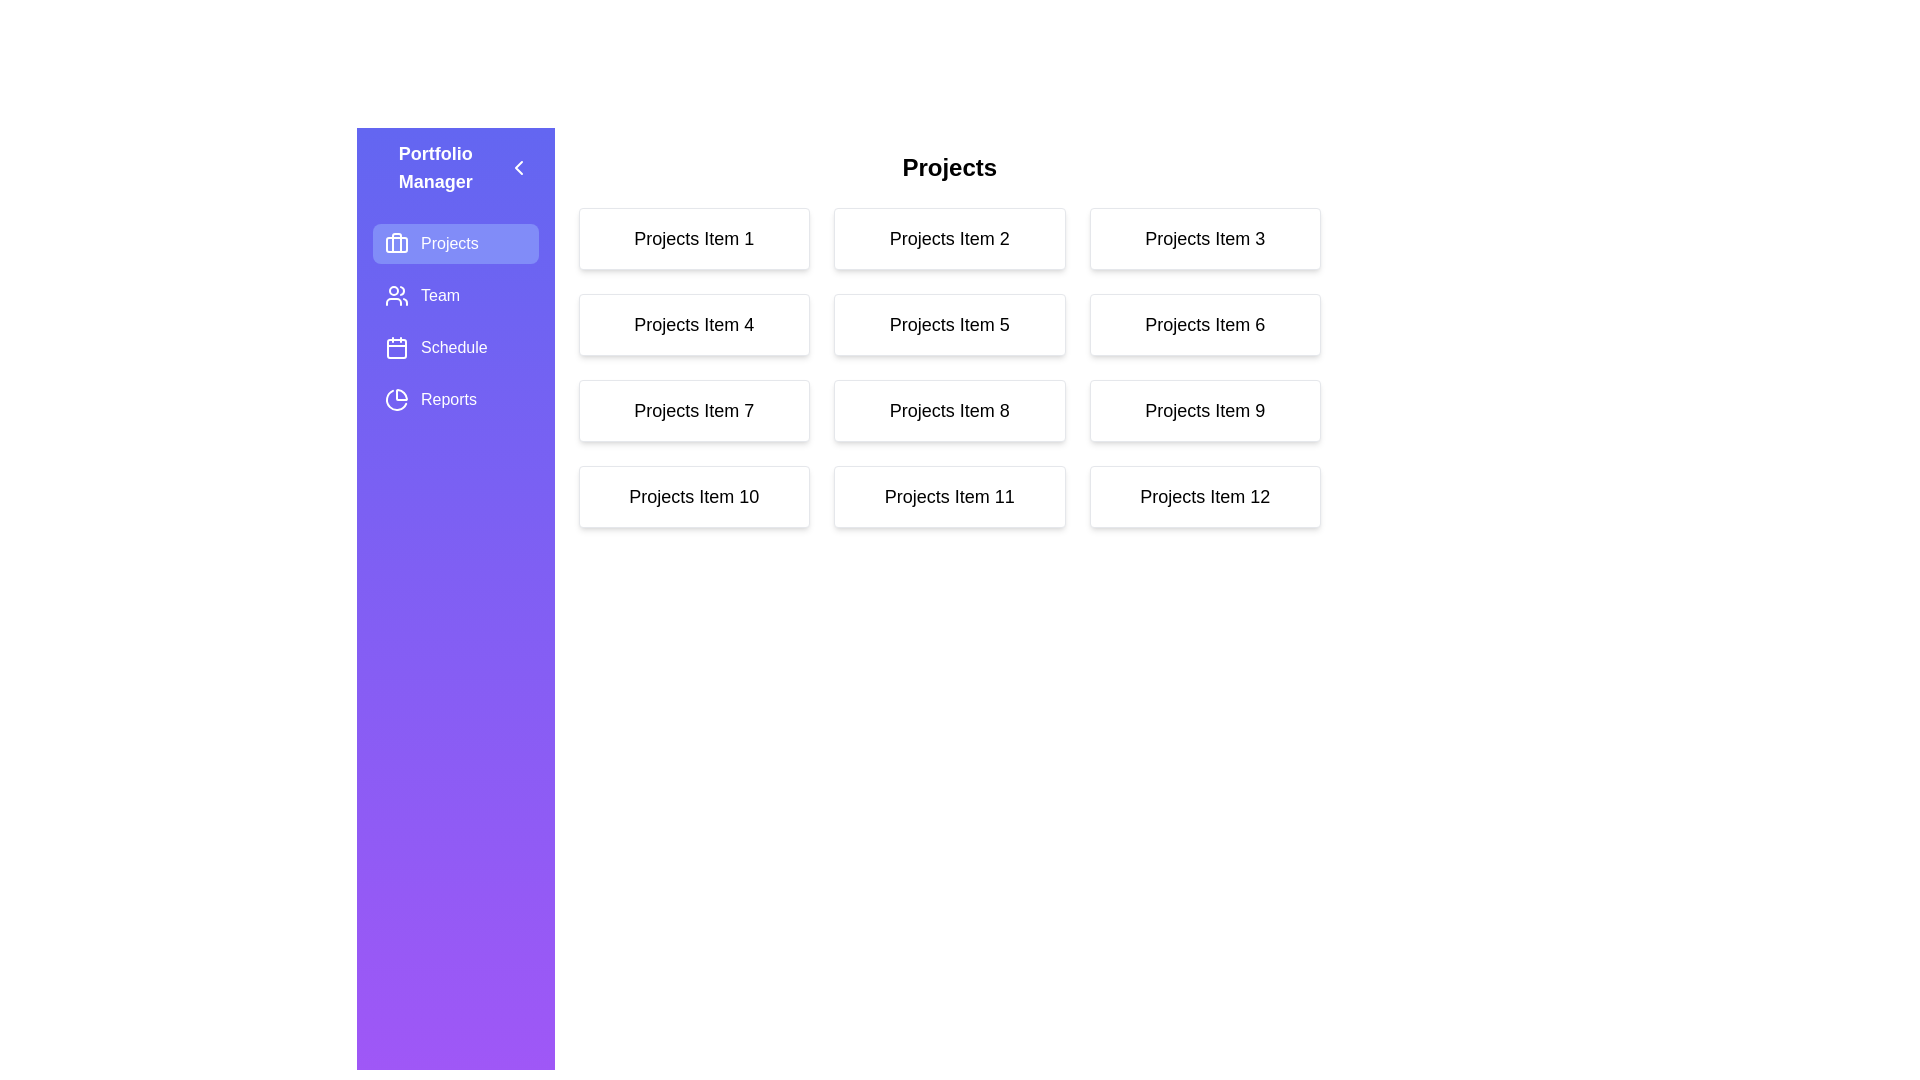  What do you see at coordinates (454, 346) in the screenshot?
I see `the sidebar module Schedule to navigate to it` at bounding box center [454, 346].